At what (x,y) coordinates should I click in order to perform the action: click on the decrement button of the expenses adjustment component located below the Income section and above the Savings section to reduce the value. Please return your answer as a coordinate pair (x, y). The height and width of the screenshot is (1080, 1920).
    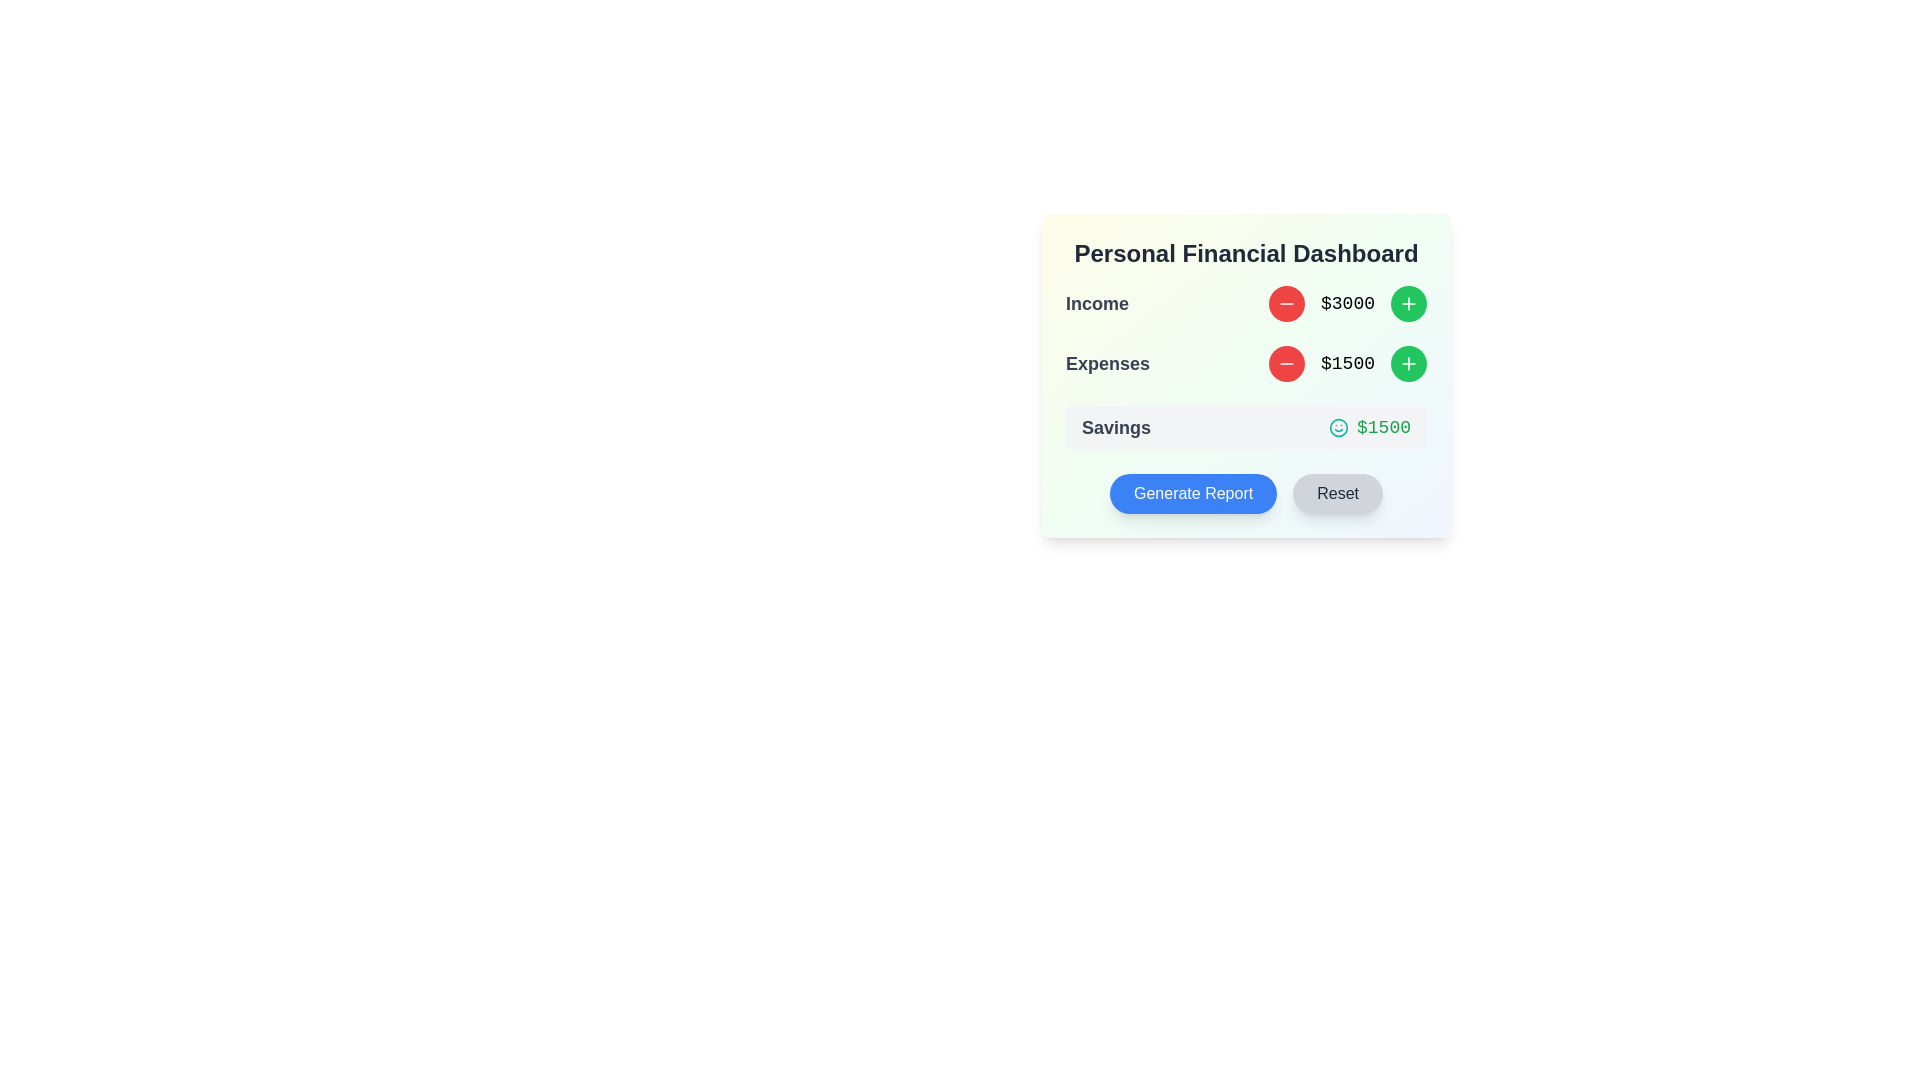
    Looking at the image, I should click on (1245, 363).